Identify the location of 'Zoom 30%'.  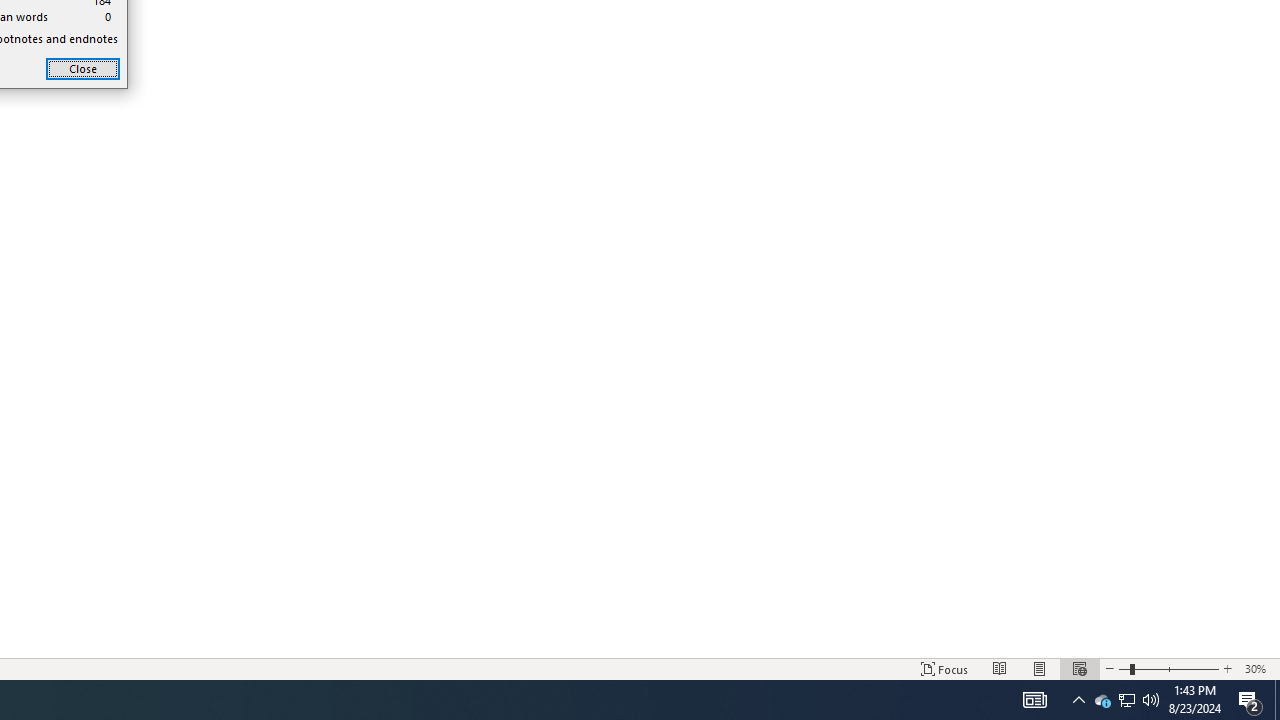
(1257, 669).